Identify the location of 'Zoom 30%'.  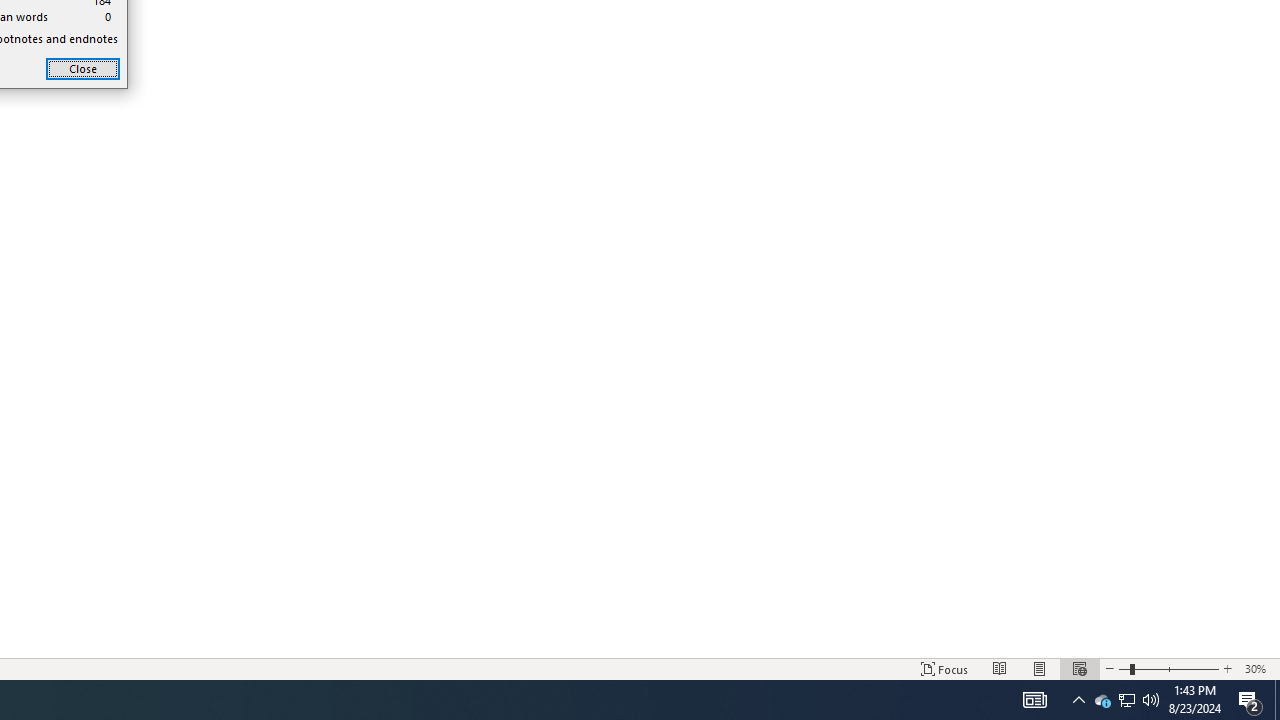
(1257, 669).